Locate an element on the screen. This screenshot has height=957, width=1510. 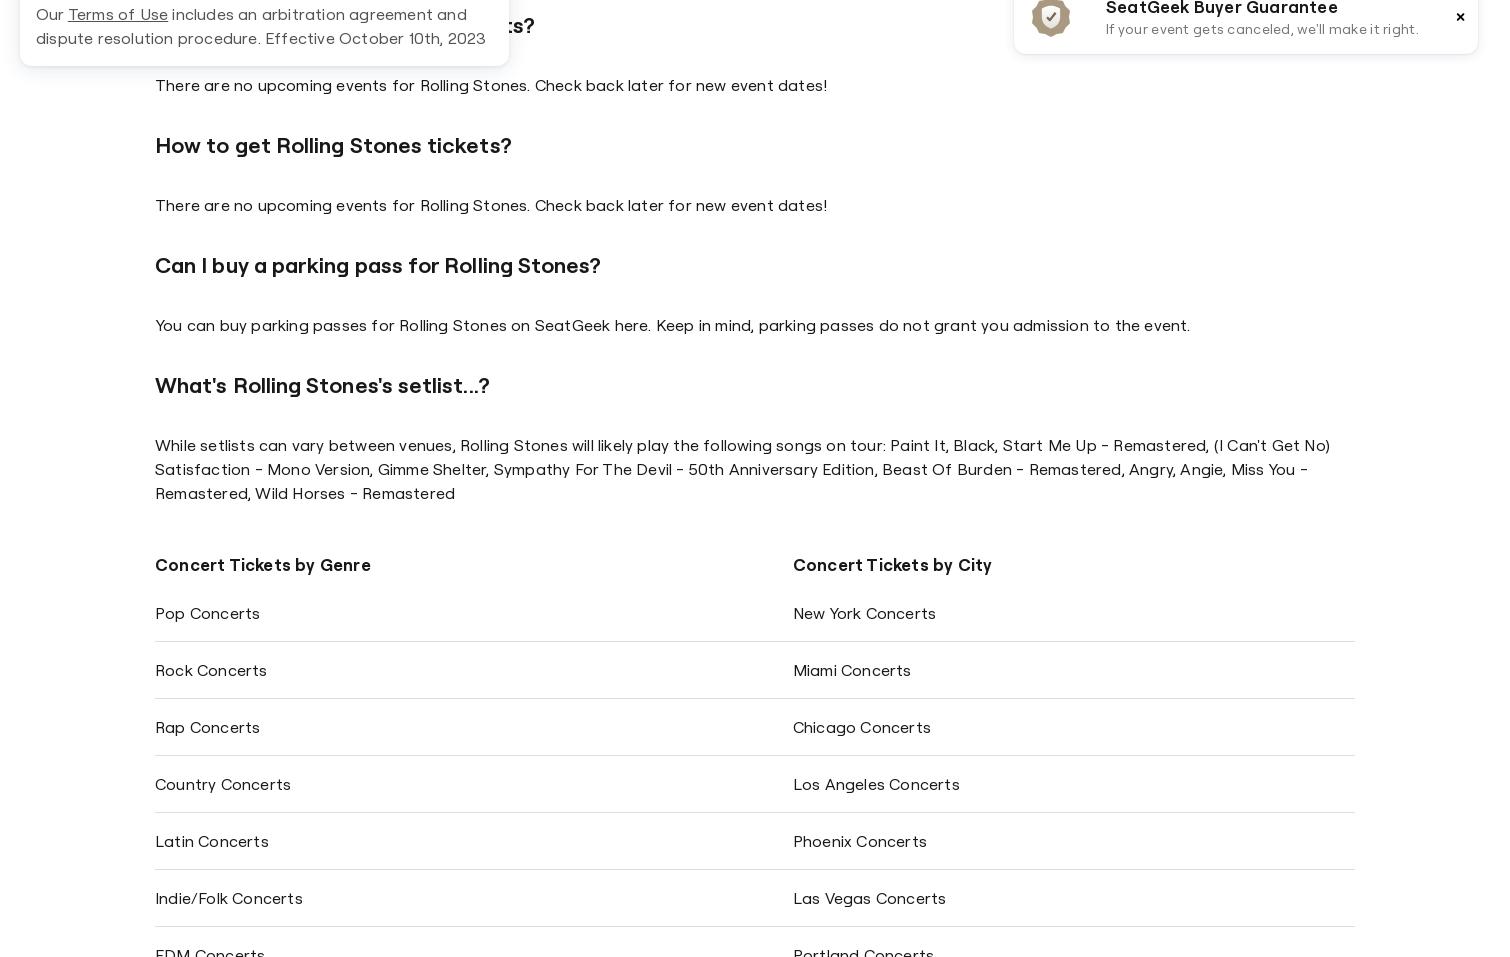
'Latin Concerts' is located at coordinates (211, 840).